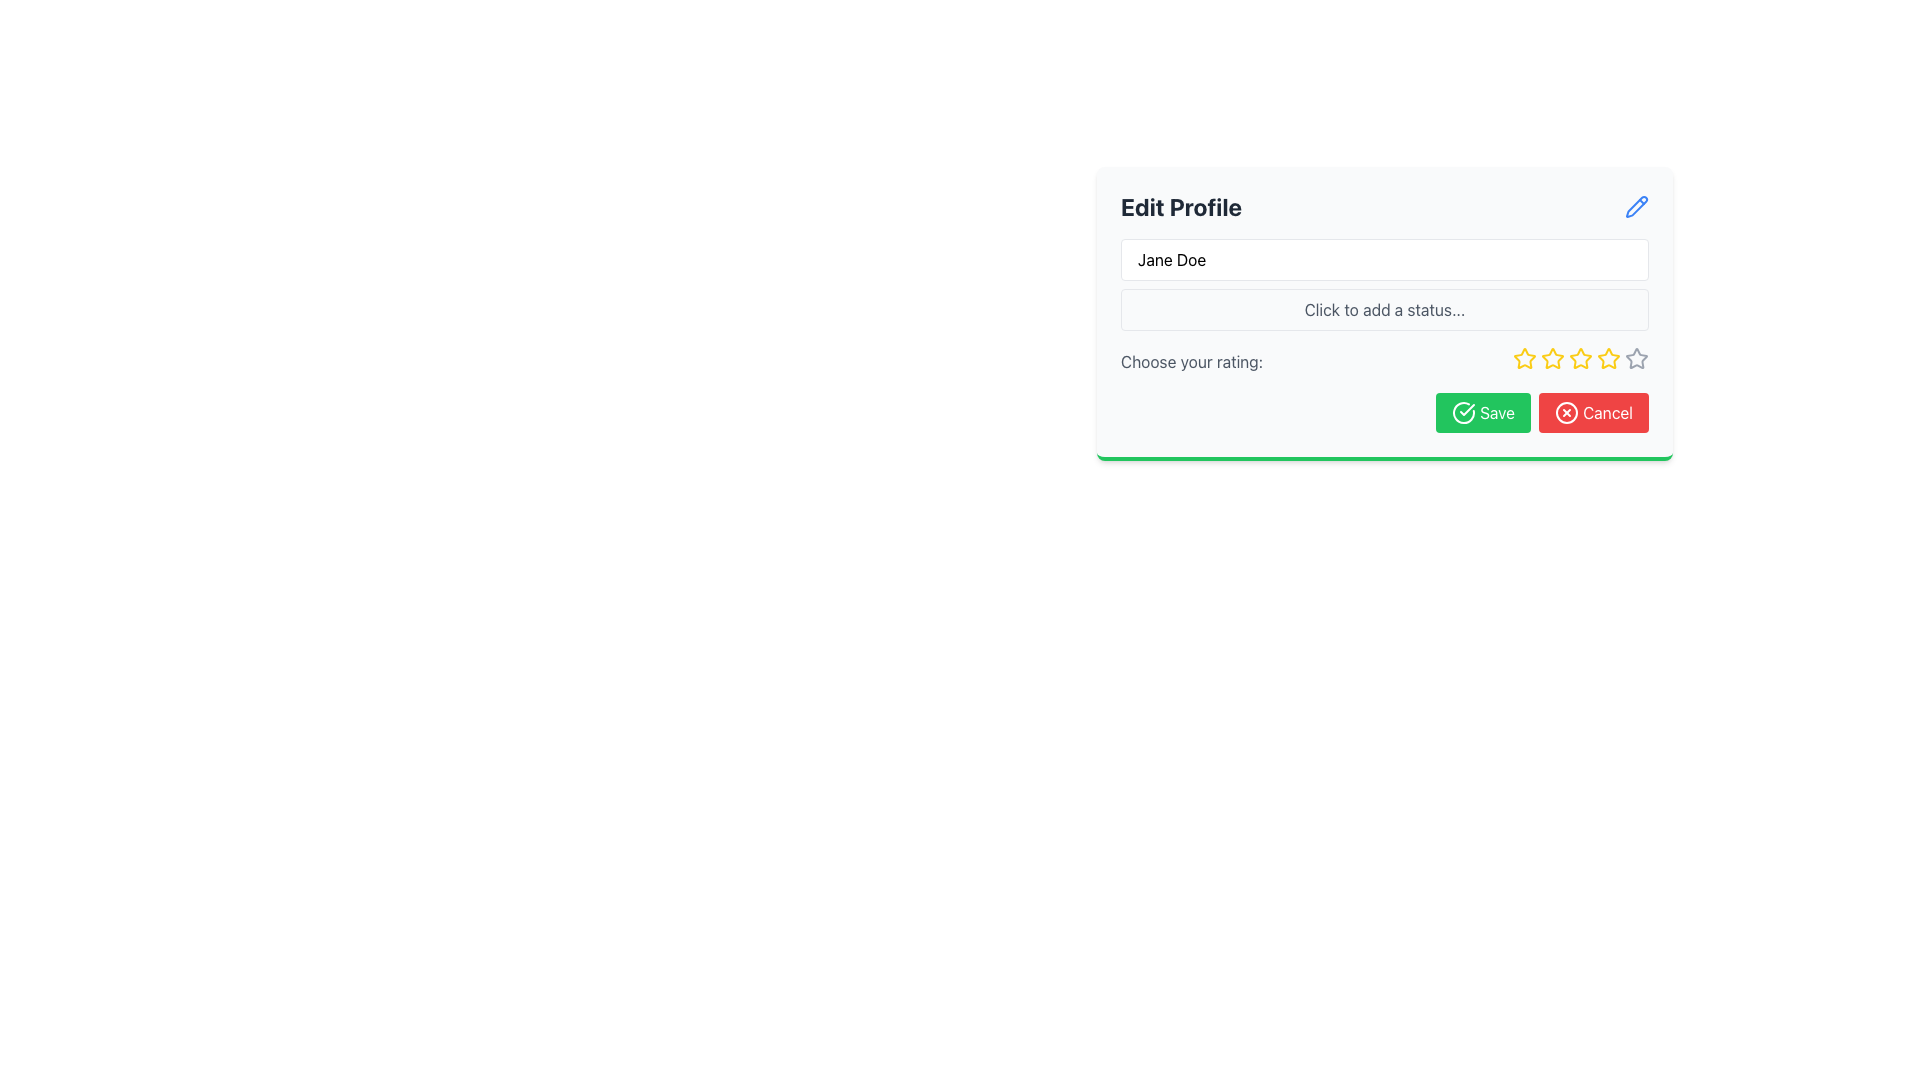 The width and height of the screenshot is (1920, 1080). Describe the element at coordinates (1550, 357) in the screenshot. I see `the second star rating icon in the 5-star rating system` at that location.